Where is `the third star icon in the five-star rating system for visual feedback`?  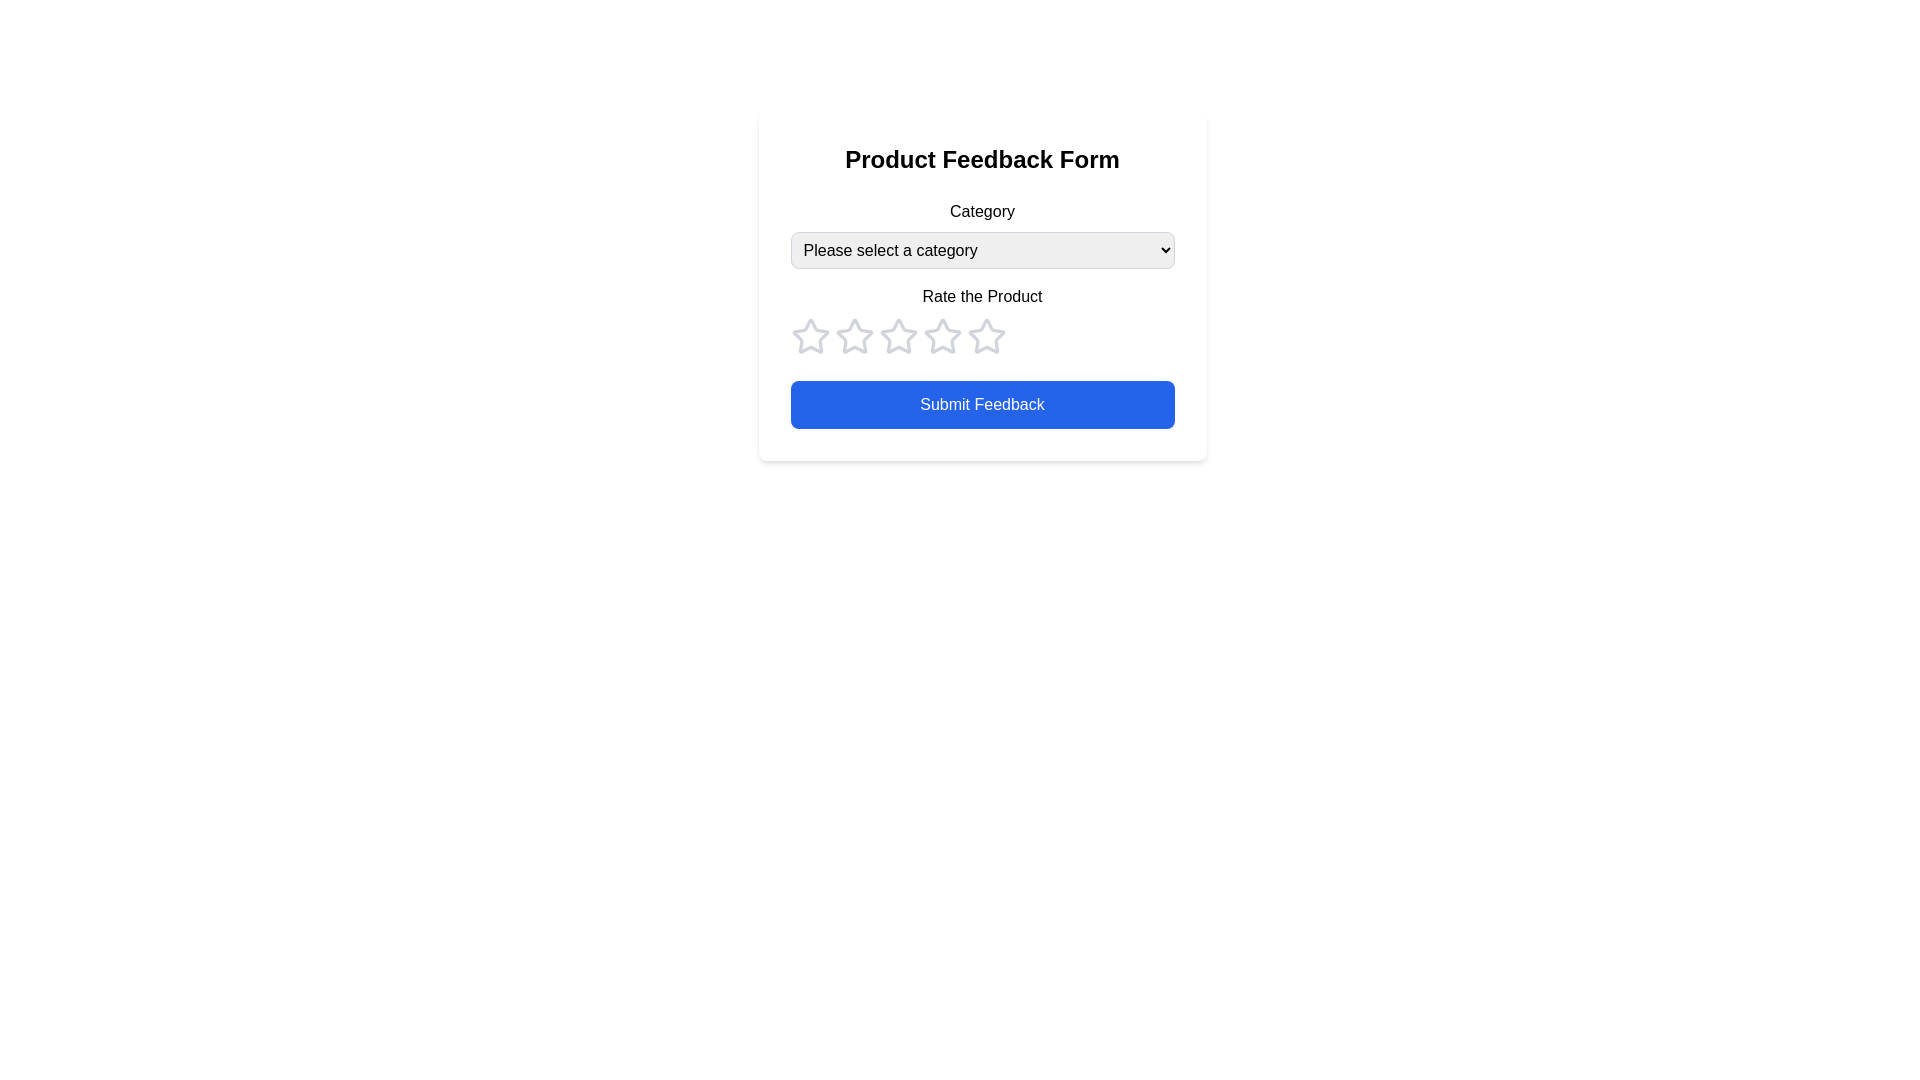 the third star icon in the five-star rating system for visual feedback is located at coordinates (854, 335).